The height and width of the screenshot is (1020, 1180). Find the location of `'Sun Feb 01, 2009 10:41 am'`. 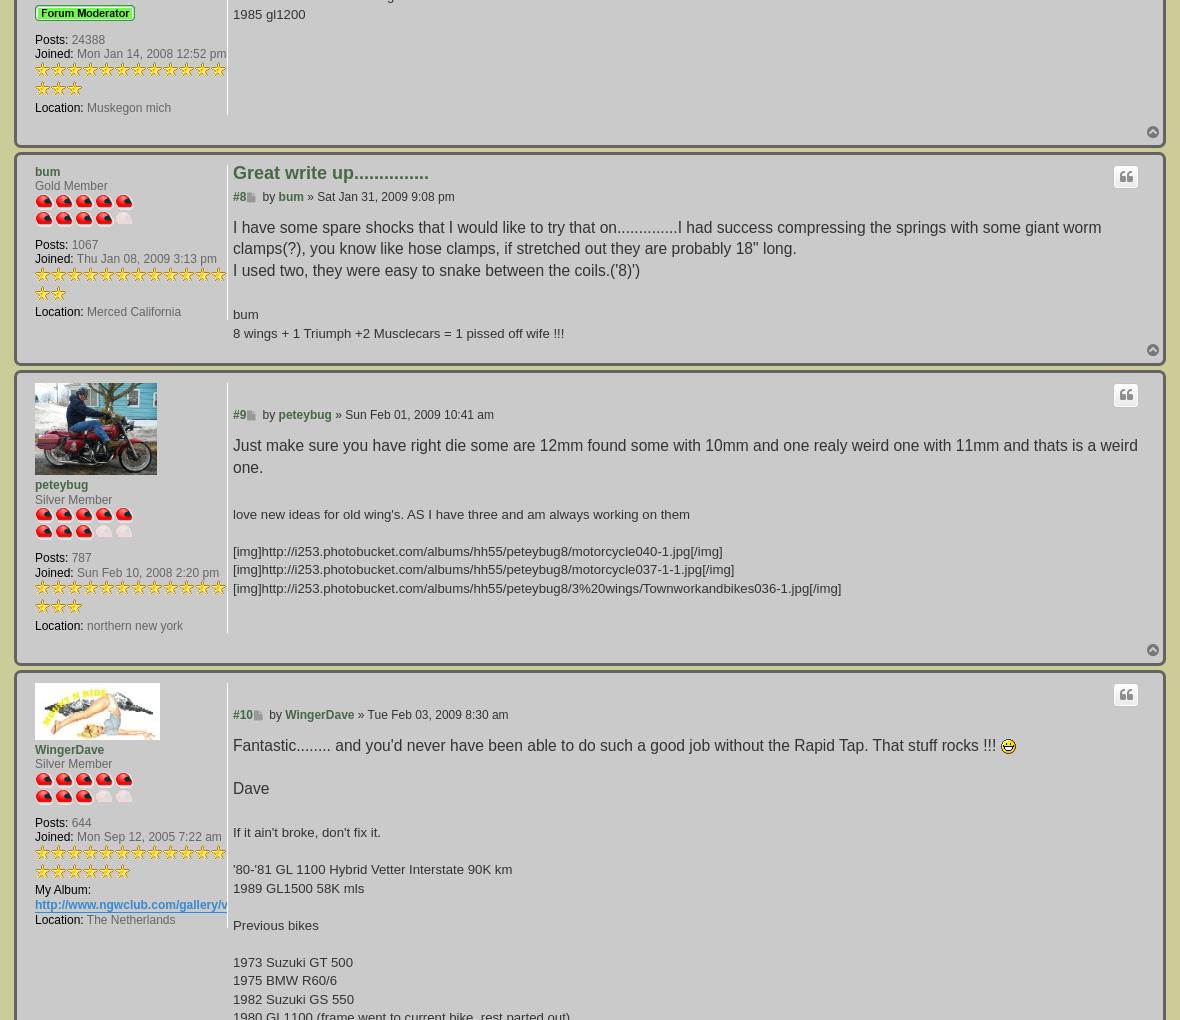

'Sun Feb 01, 2009 10:41 am' is located at coordinates (418, 415).